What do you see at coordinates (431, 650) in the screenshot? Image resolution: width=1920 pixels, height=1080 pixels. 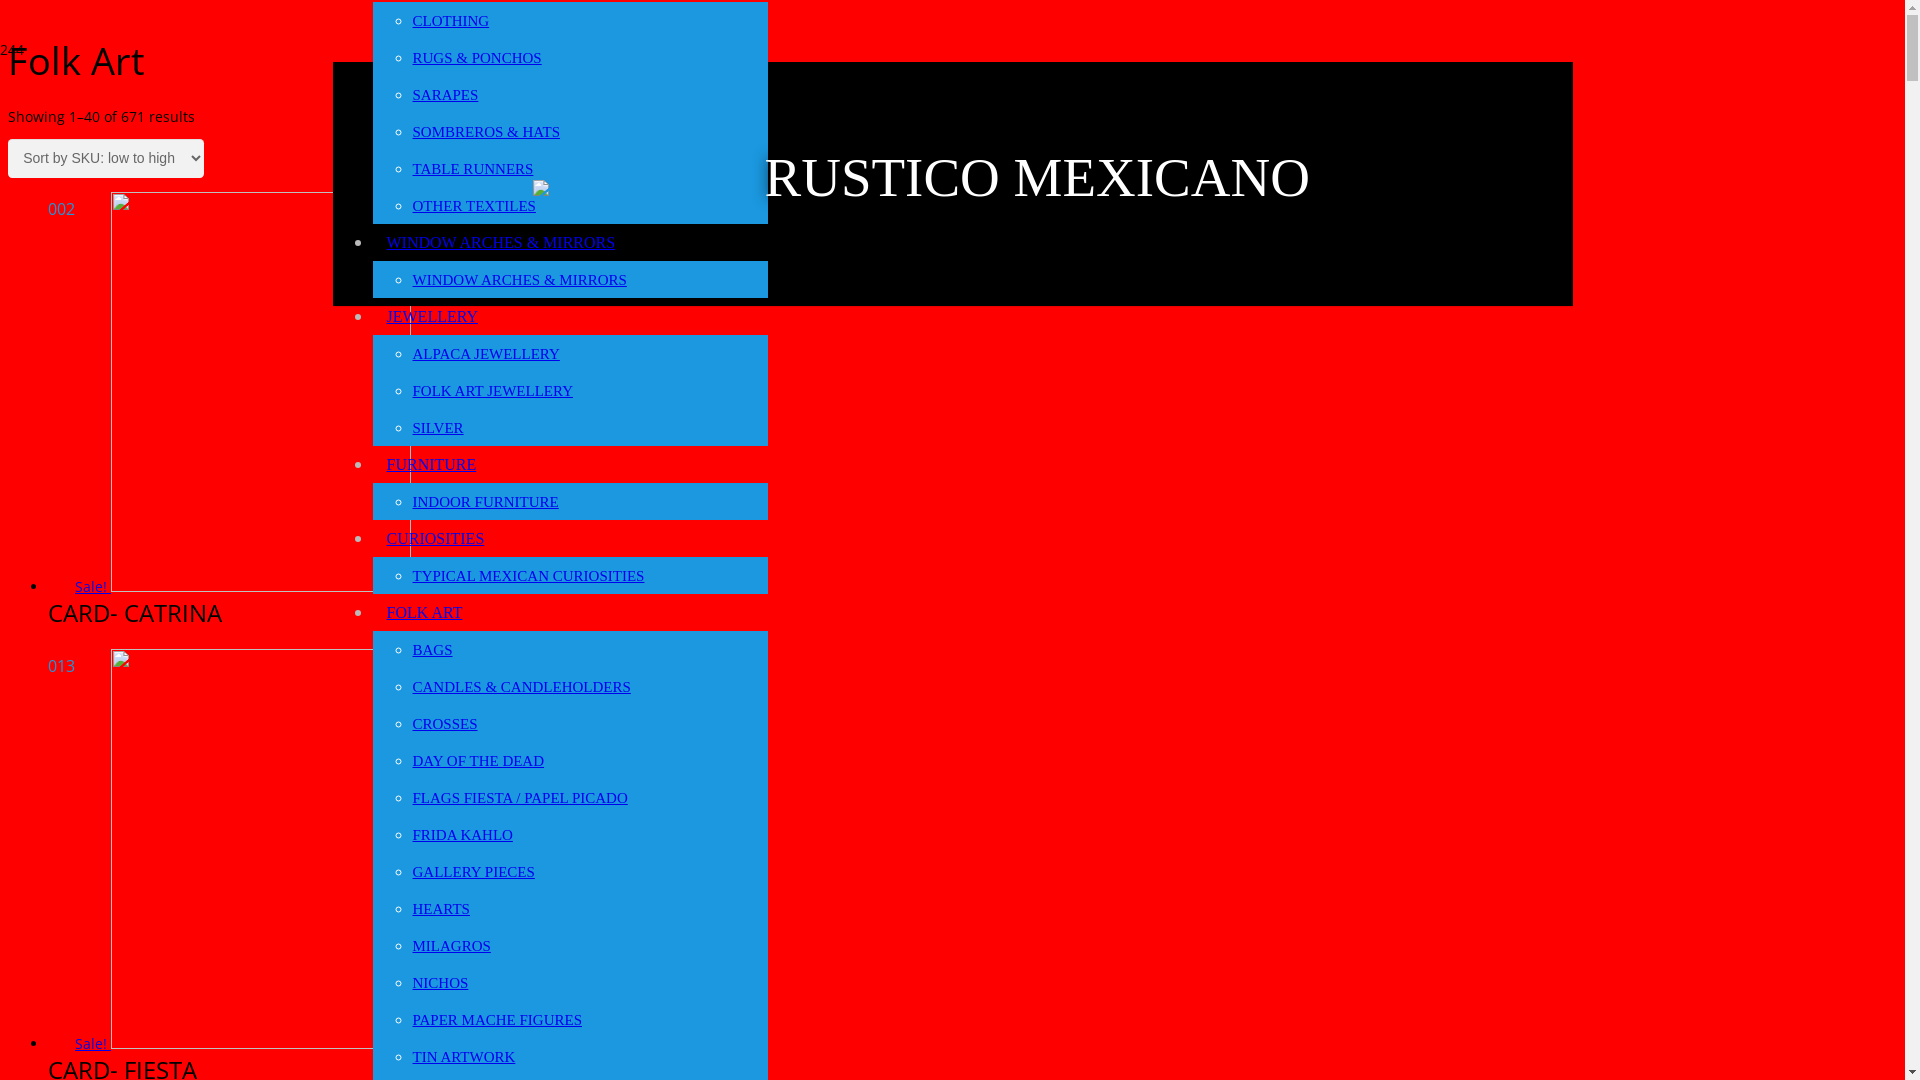 I see `'BAGS'` at bounding box center [431, 650].